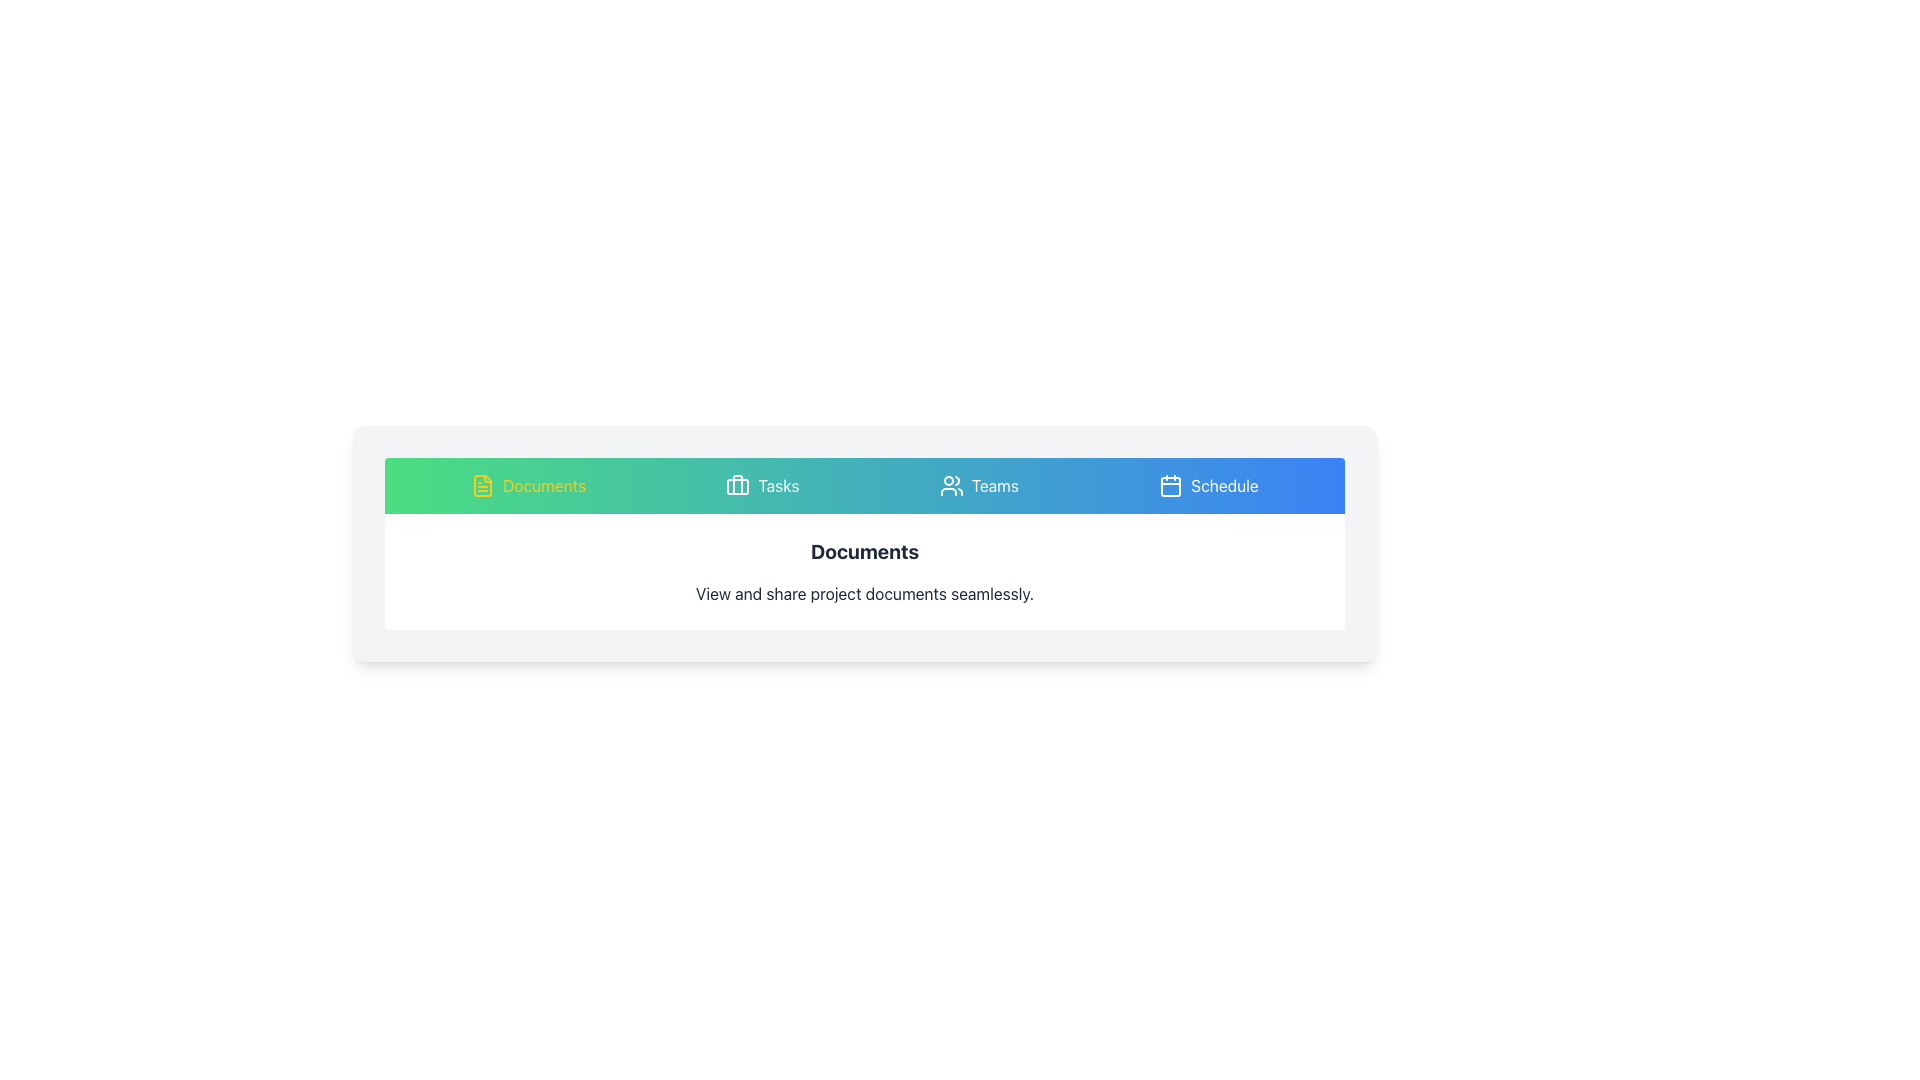 This screenshot has width=1920, height=1080. Describe the element at coordinates (1223, 486) in the screenshot. I see `the 'Schedule' label in the top-right section of the navigation bar, which is the last item and appears next to an icon` at that location.